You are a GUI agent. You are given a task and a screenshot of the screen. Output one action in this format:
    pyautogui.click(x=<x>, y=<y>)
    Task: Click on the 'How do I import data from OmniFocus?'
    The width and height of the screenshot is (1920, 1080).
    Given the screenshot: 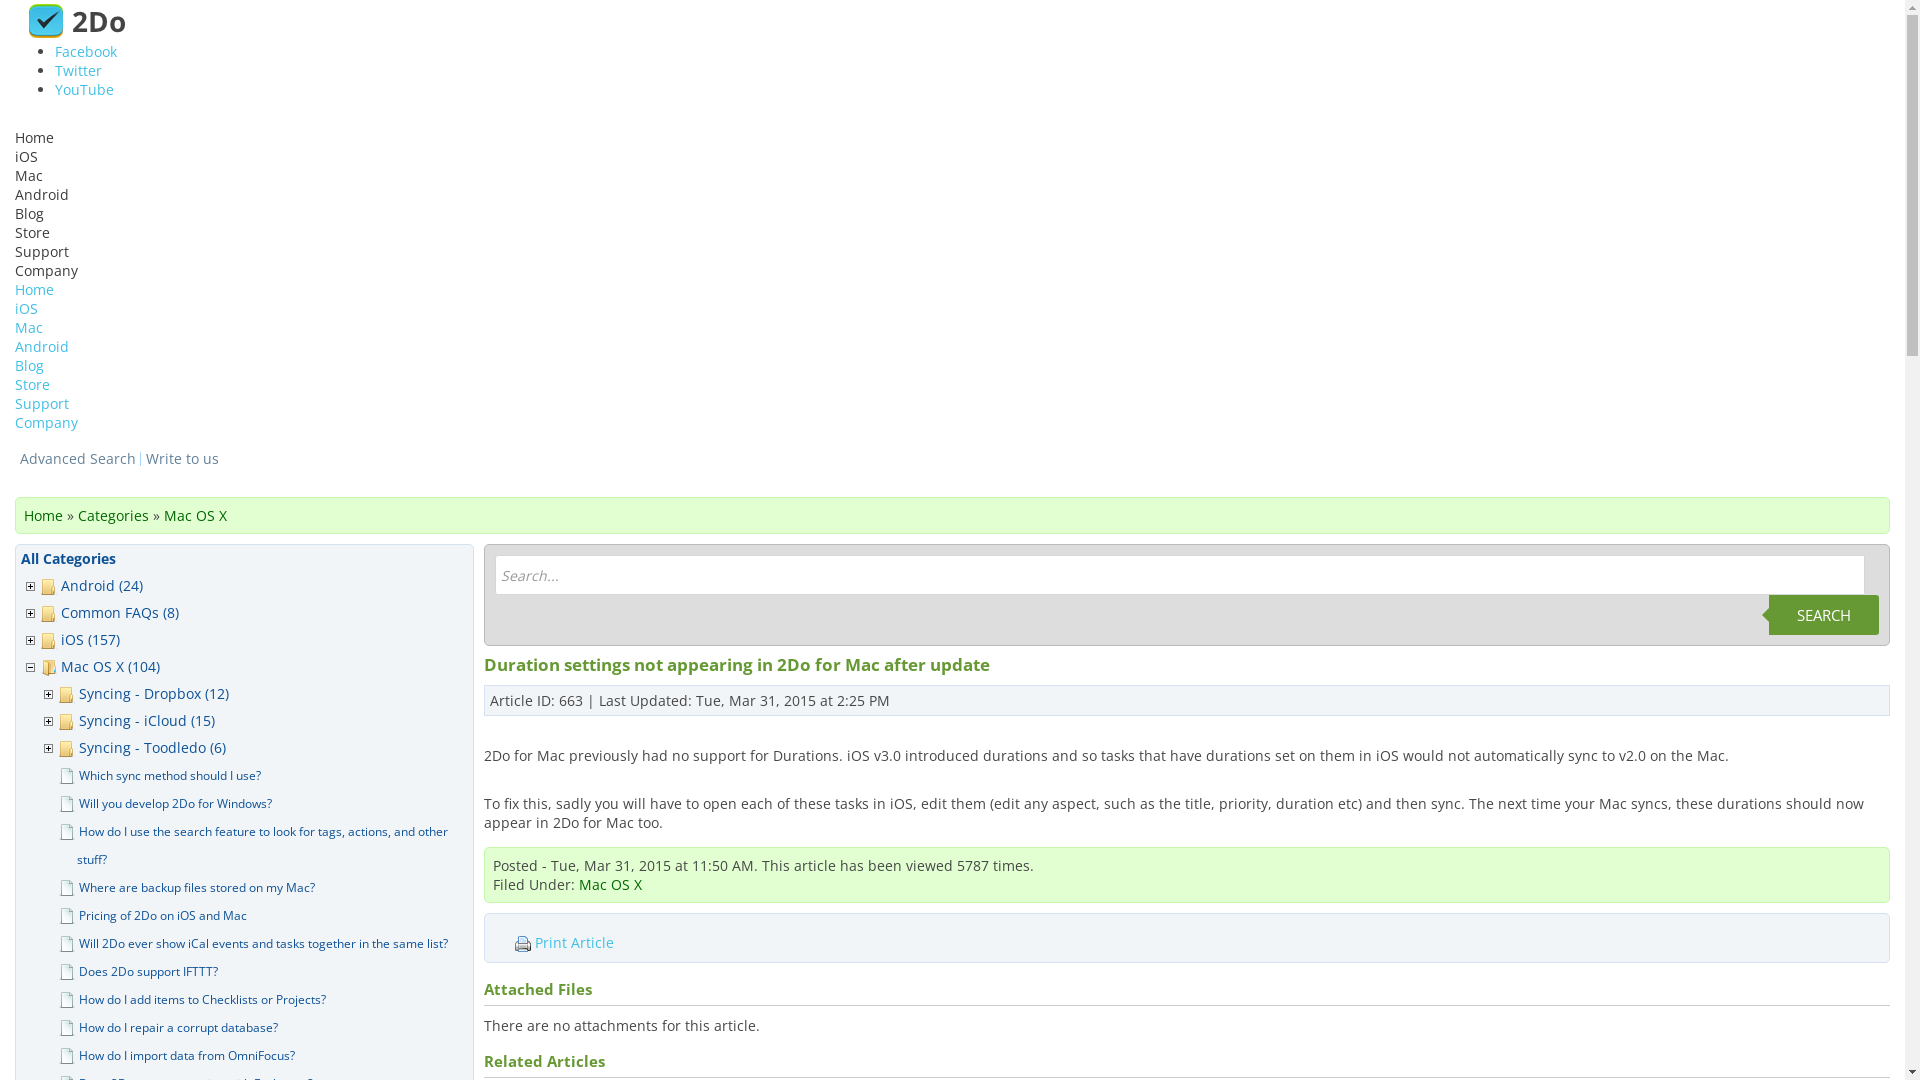 What is the action you would take?
    pyautogui.click(x=76, y=1054)
    